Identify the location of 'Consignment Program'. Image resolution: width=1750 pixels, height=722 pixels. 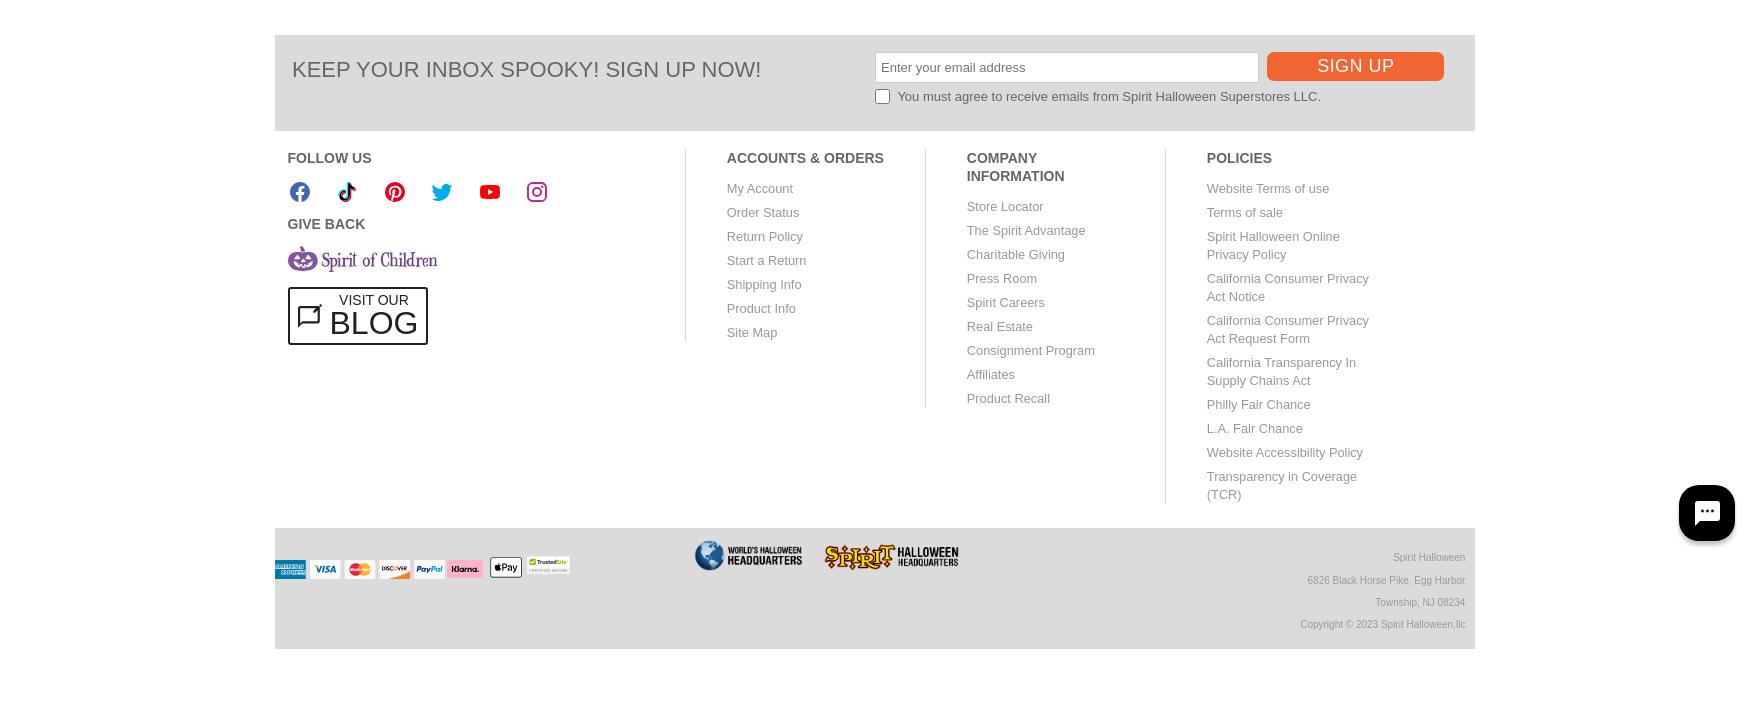
(1029, 349).